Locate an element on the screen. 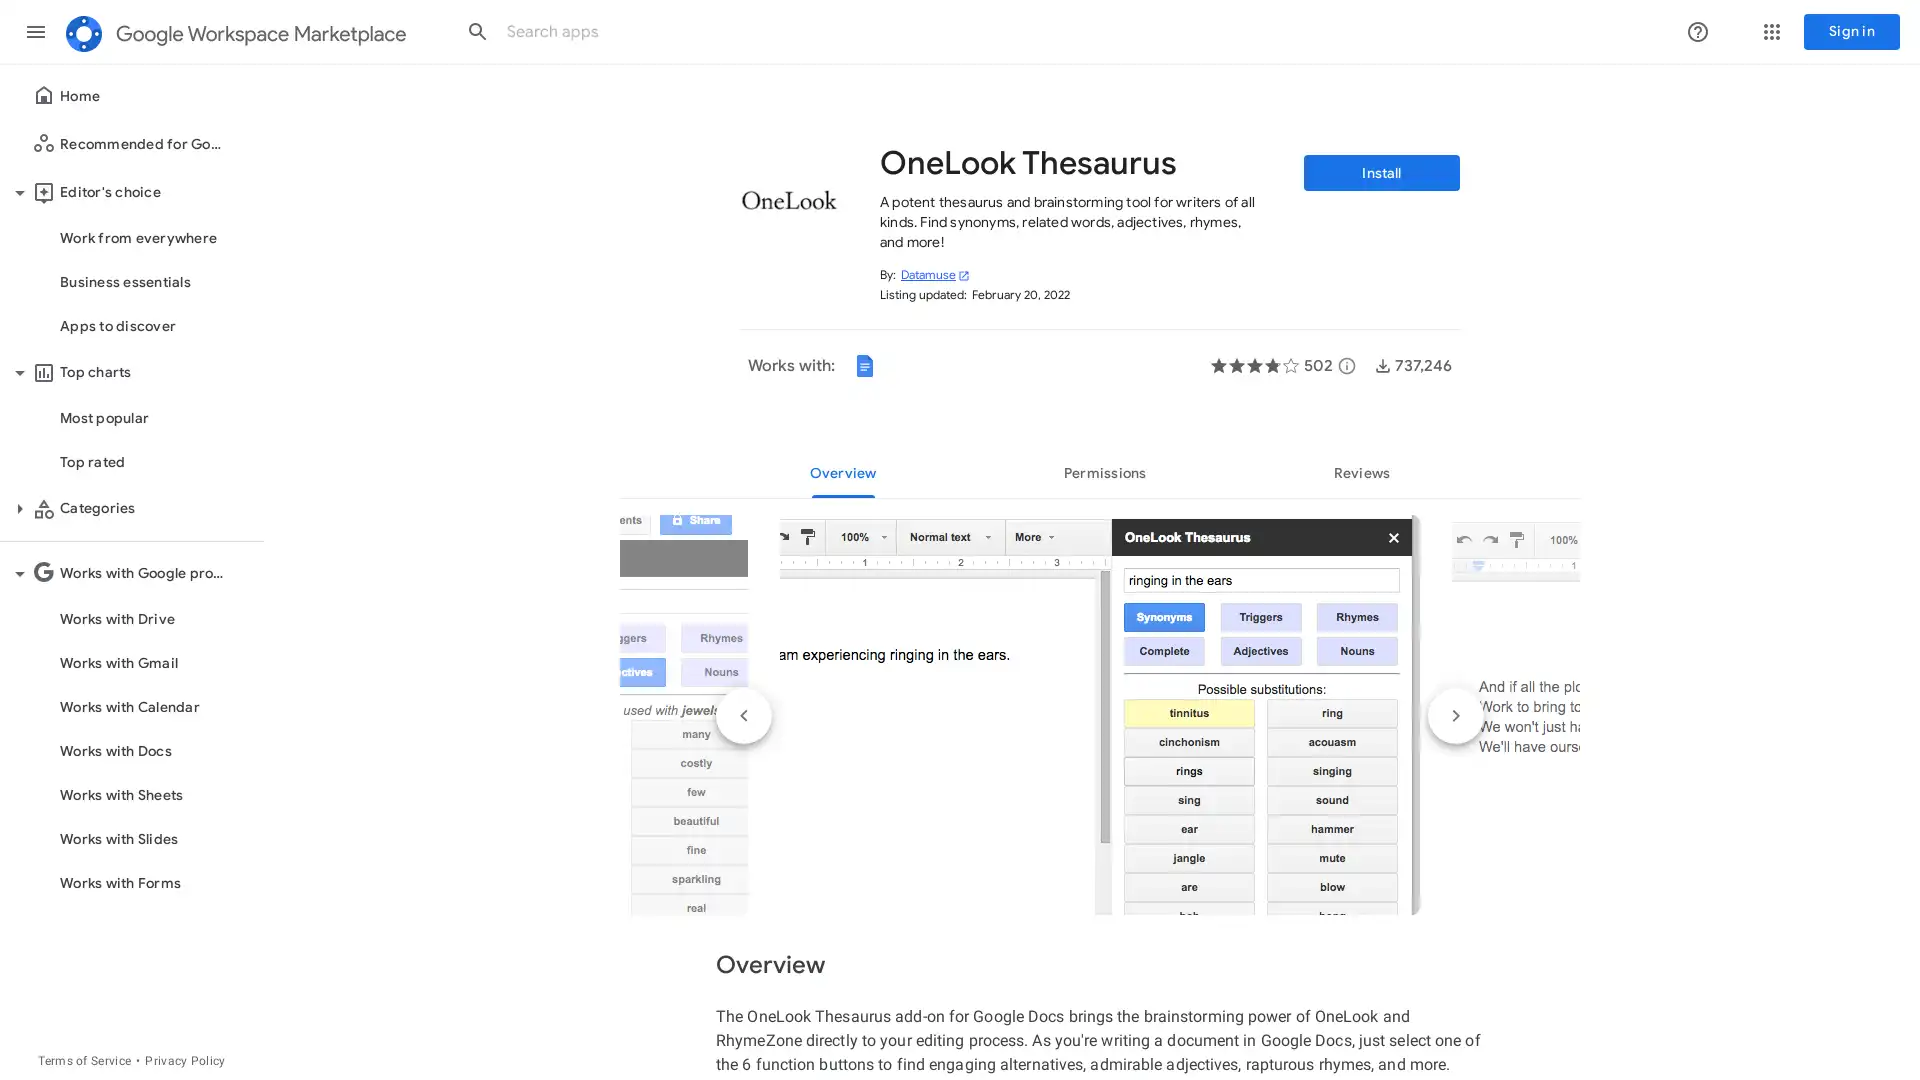 The image size is (1920, 1080). More details about user reviews is located at coordinates (1347, 366).